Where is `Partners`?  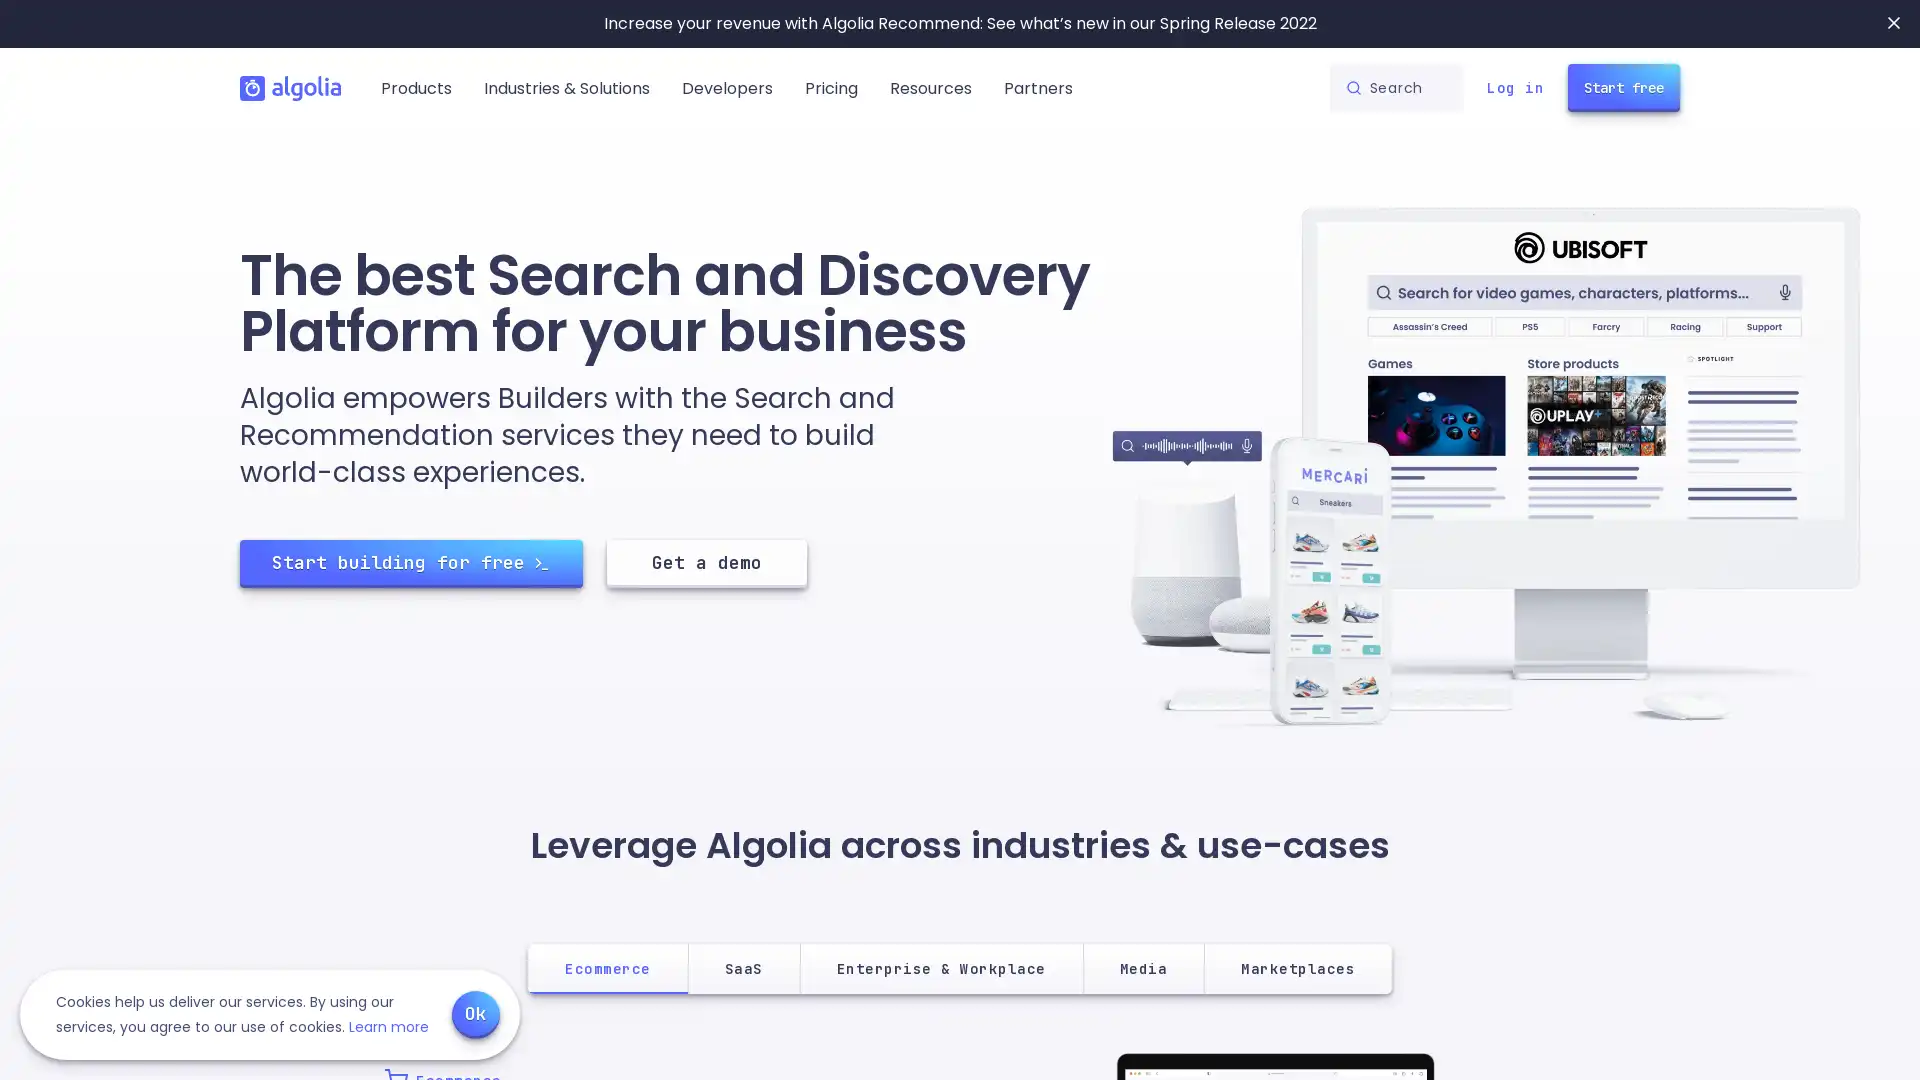 Partners is located at coordinates (1038, 87).